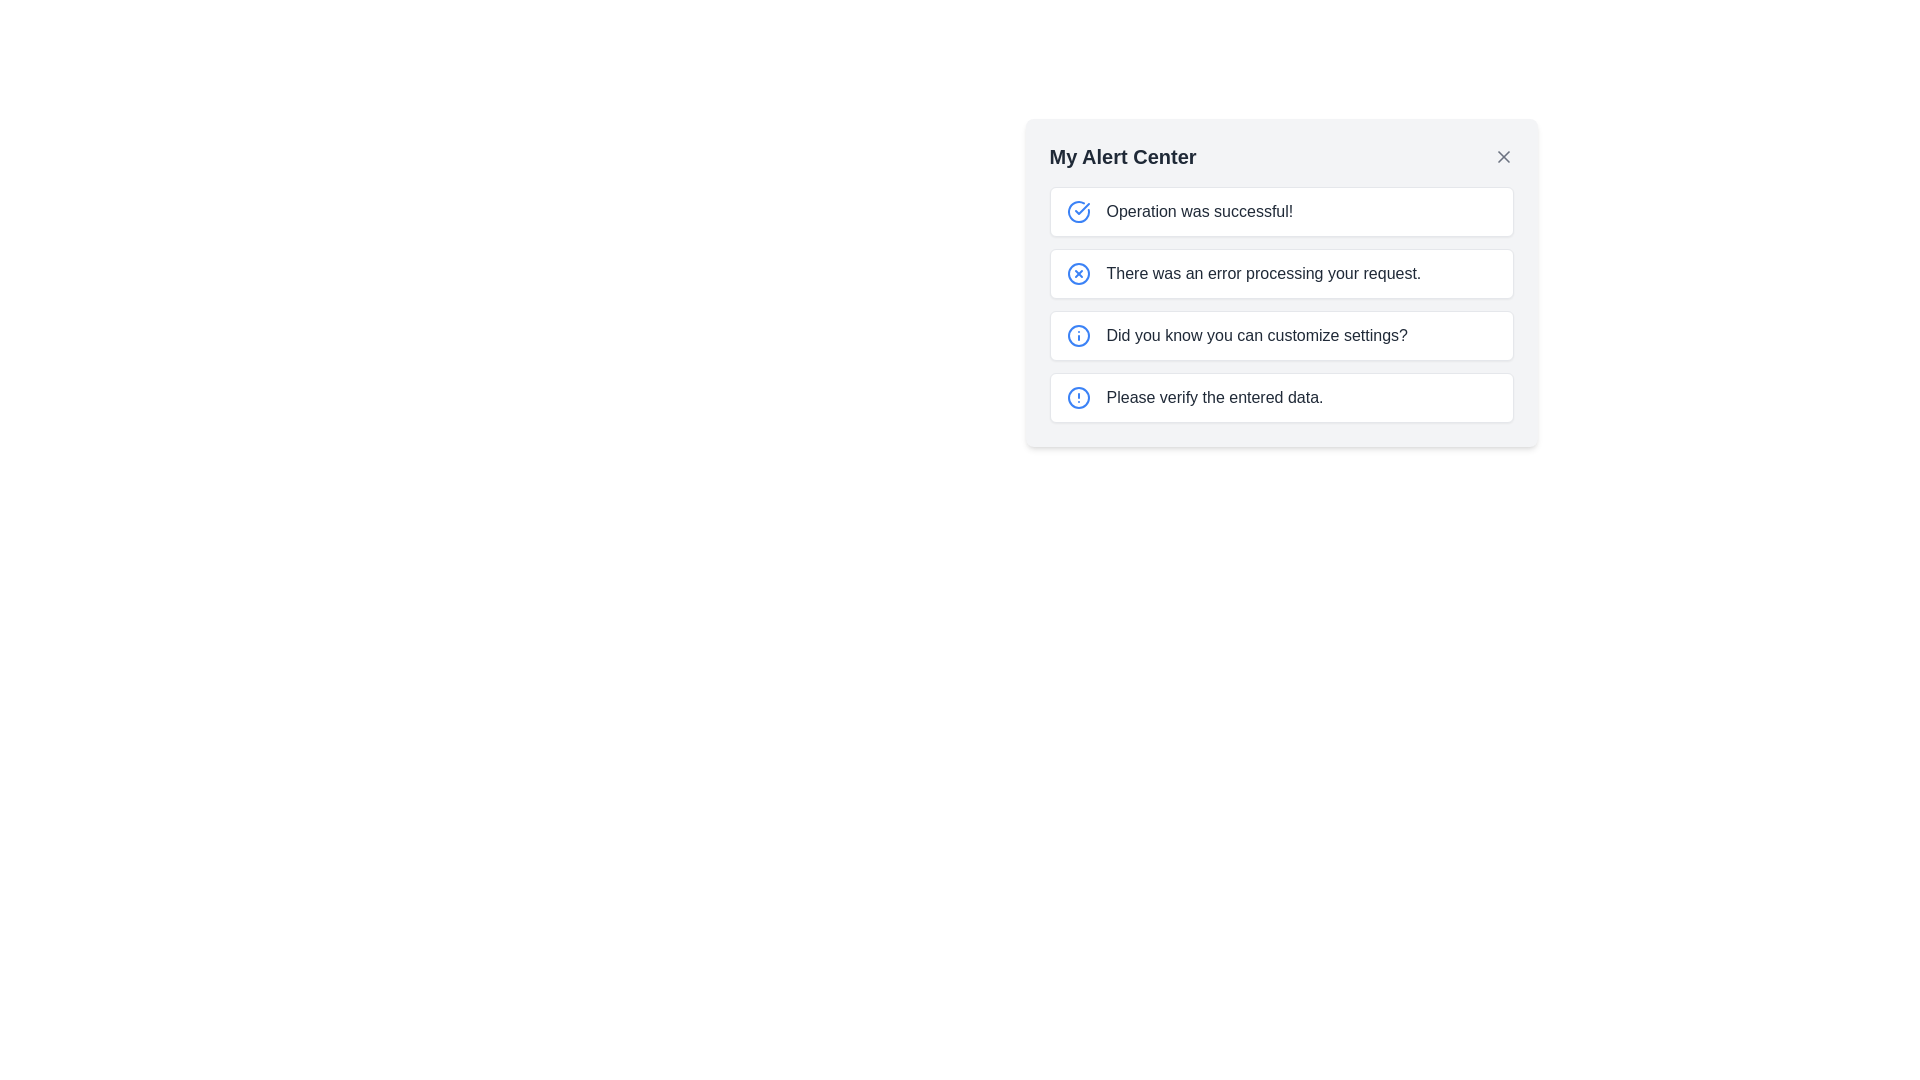  Describe the element at coordinates (1256, 334) in the screenshot. I see `the Text Label that informs the user about customizing settings, located in the third row of alerts and to the right of the 'i' icon` at that location.